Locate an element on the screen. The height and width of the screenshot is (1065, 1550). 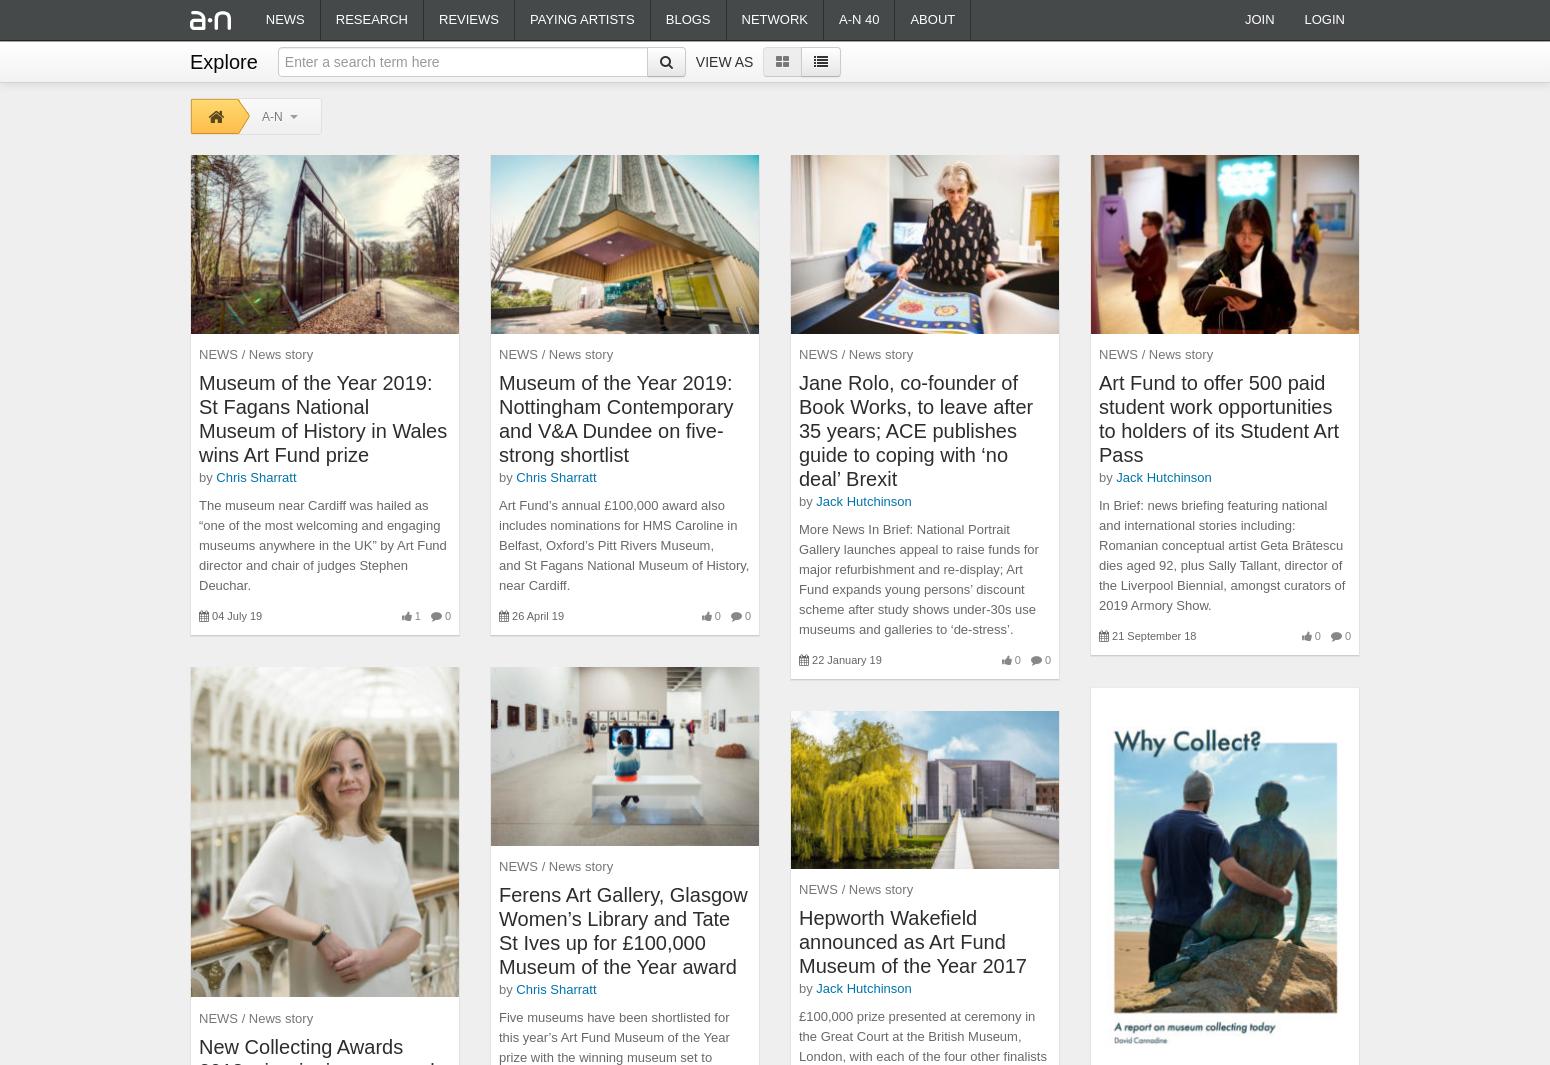
'a-n' is located at coordinates (272, 114).